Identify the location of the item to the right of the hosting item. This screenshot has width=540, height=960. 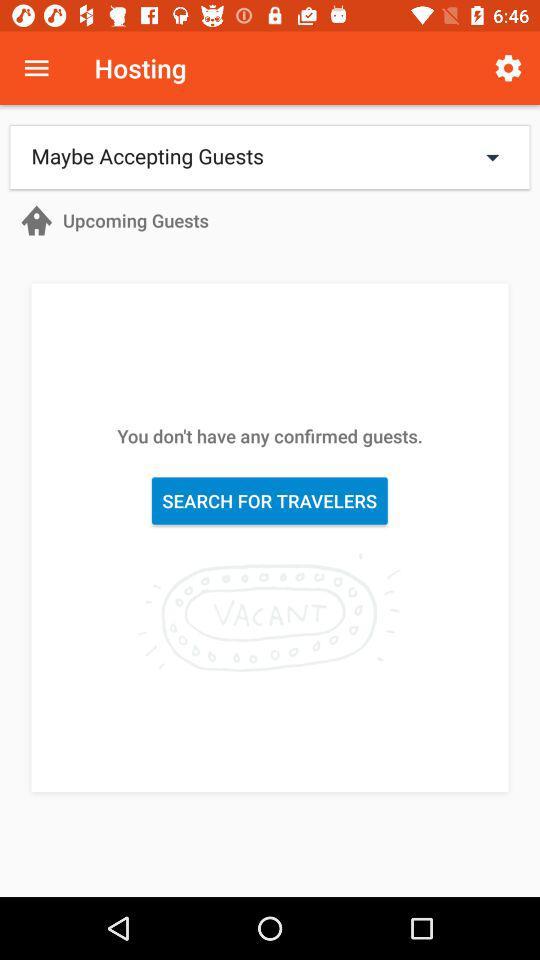
(508, 68).